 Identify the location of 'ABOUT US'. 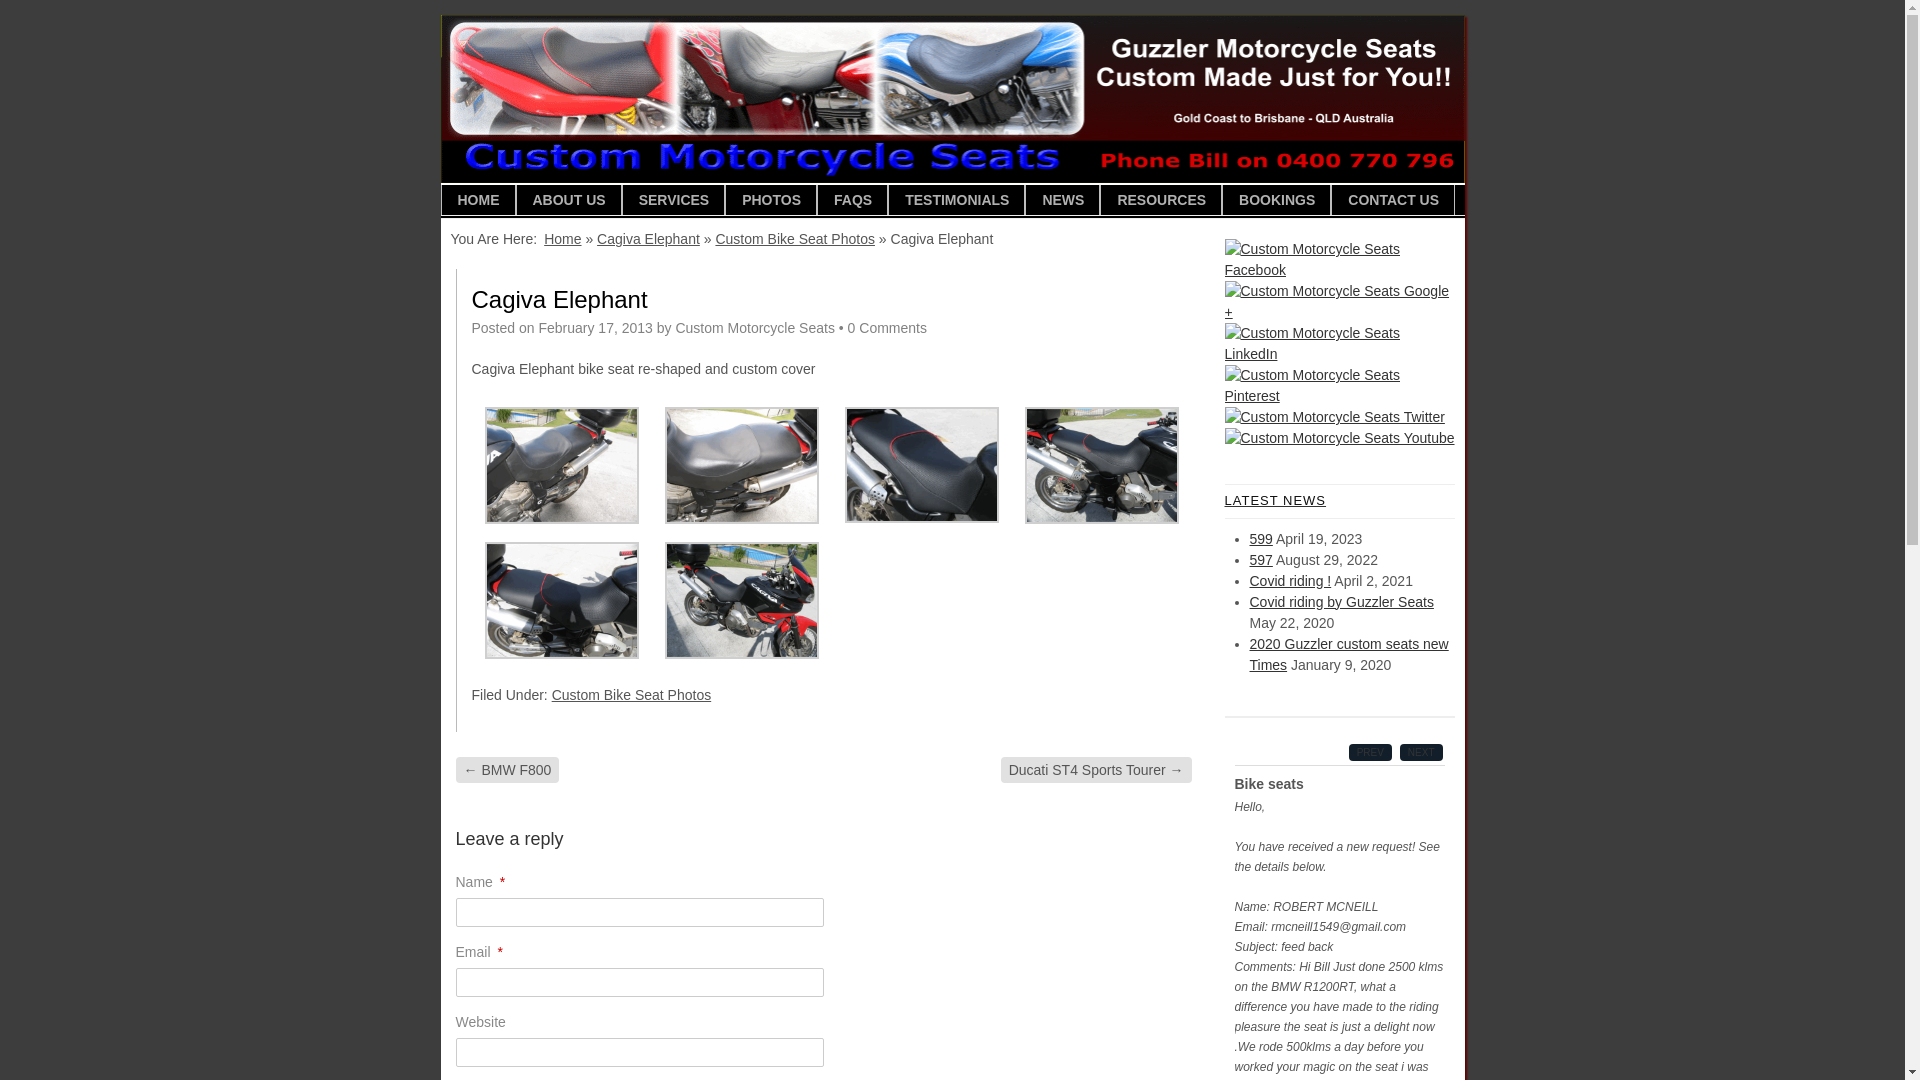
(568, 200).